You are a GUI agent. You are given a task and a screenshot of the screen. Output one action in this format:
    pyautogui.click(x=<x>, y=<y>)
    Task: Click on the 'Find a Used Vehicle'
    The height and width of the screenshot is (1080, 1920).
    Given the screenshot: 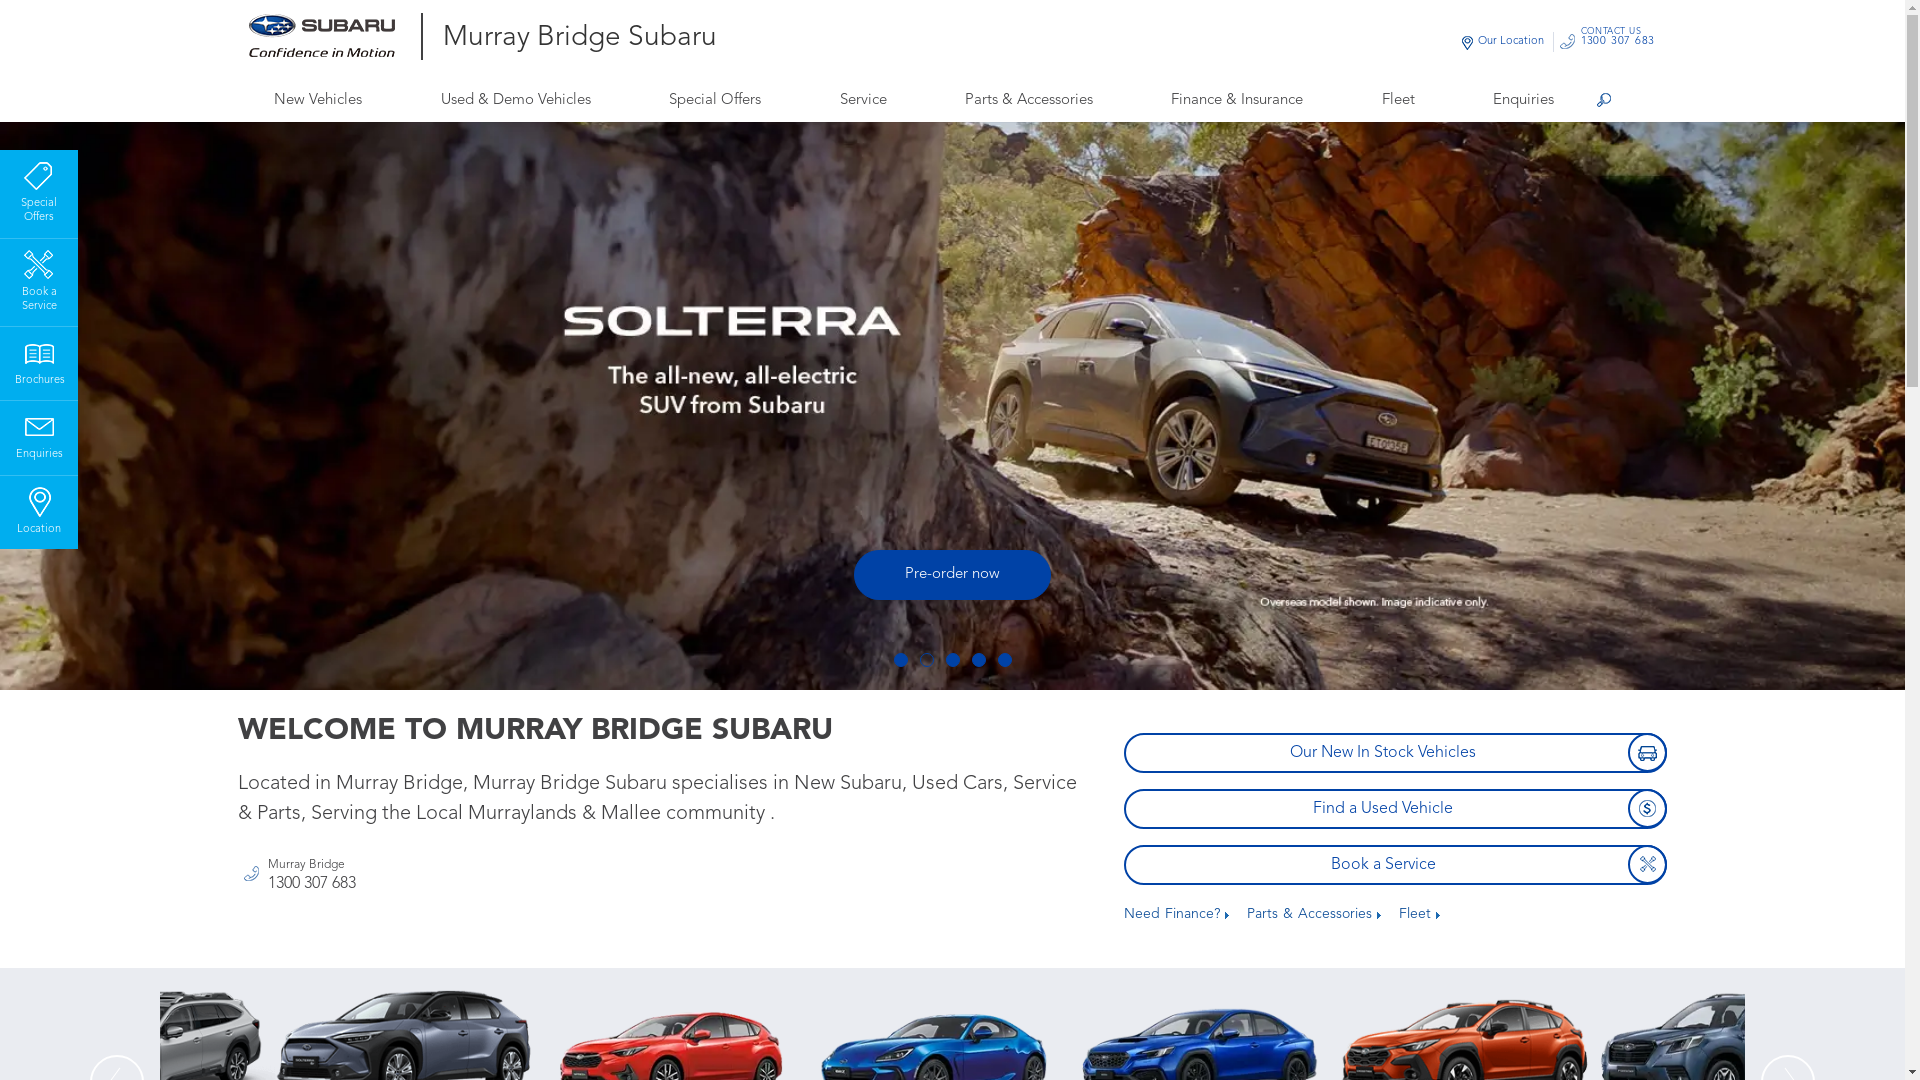 What is the action you would take?
    pyautogui.click(x=1394, y=808)
    